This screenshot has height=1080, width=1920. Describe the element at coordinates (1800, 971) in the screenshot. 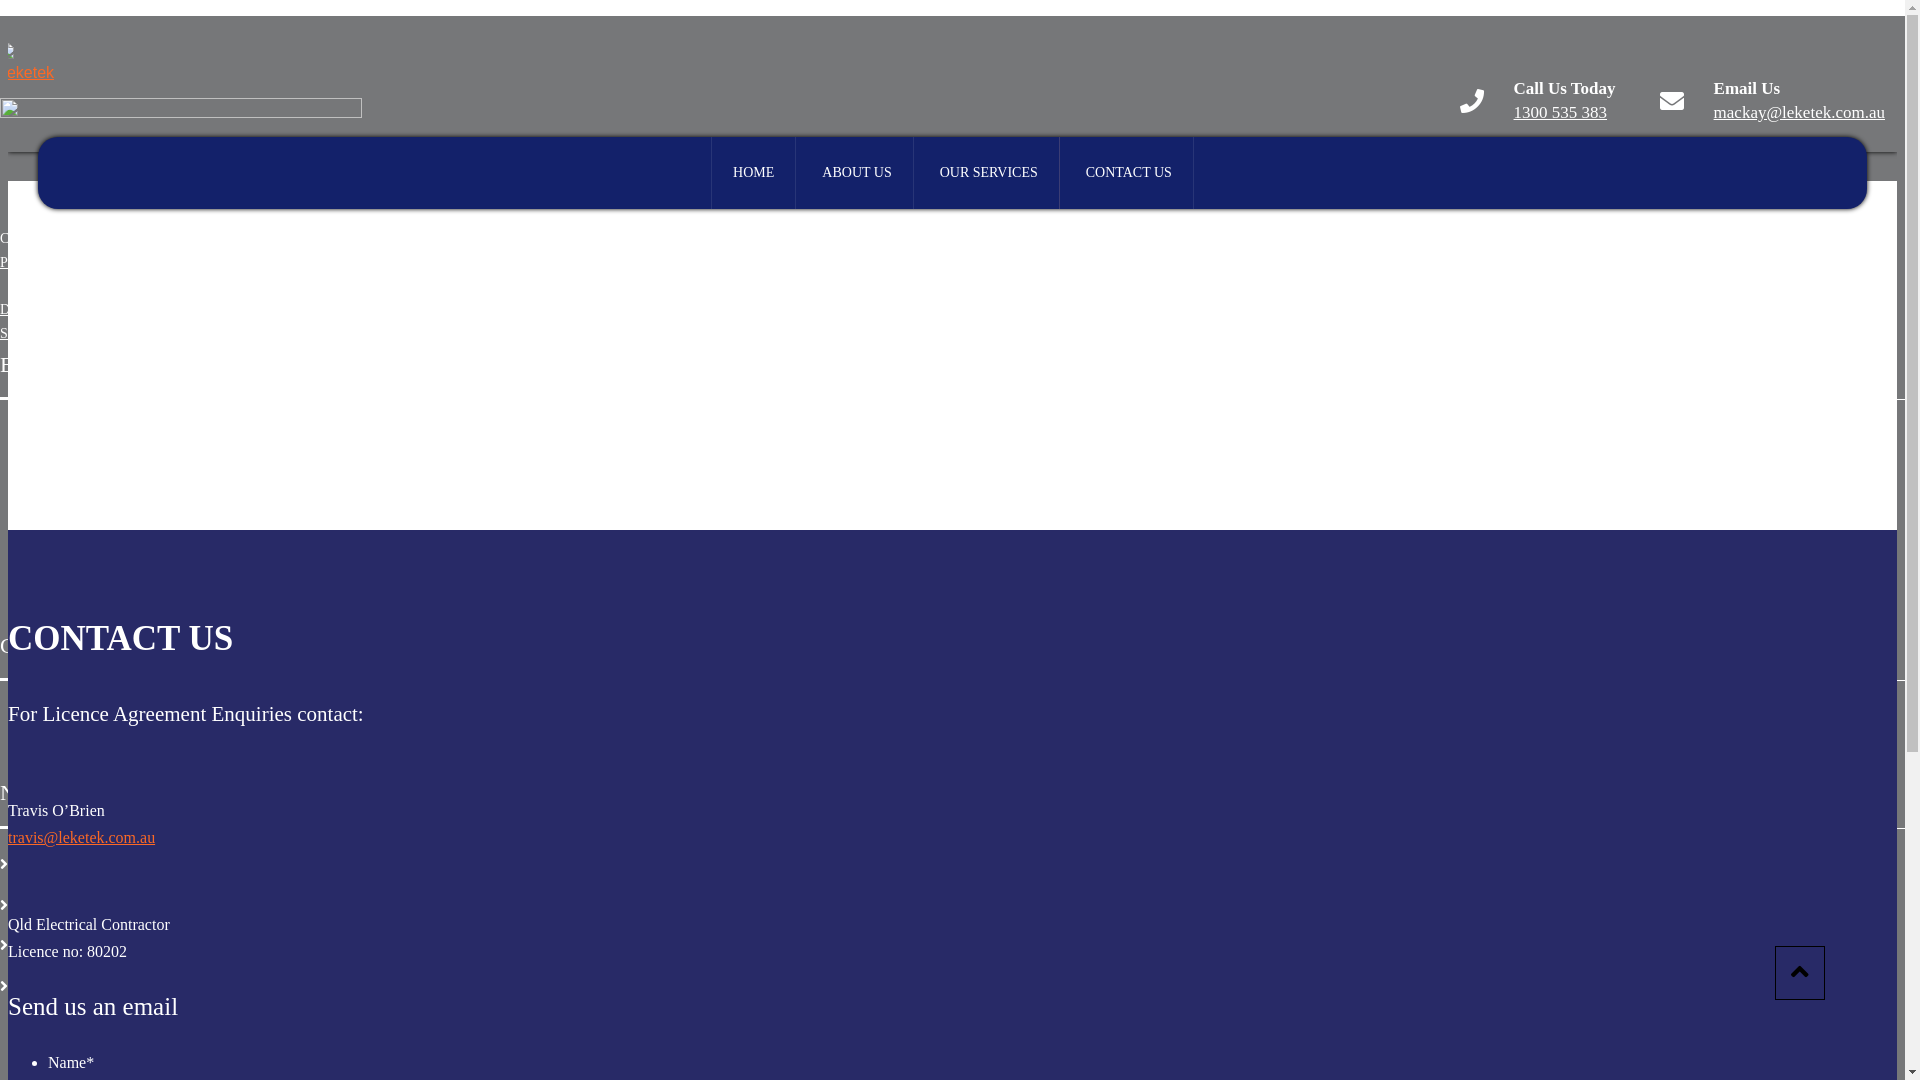

I see `'Scroll to top'` at that location.